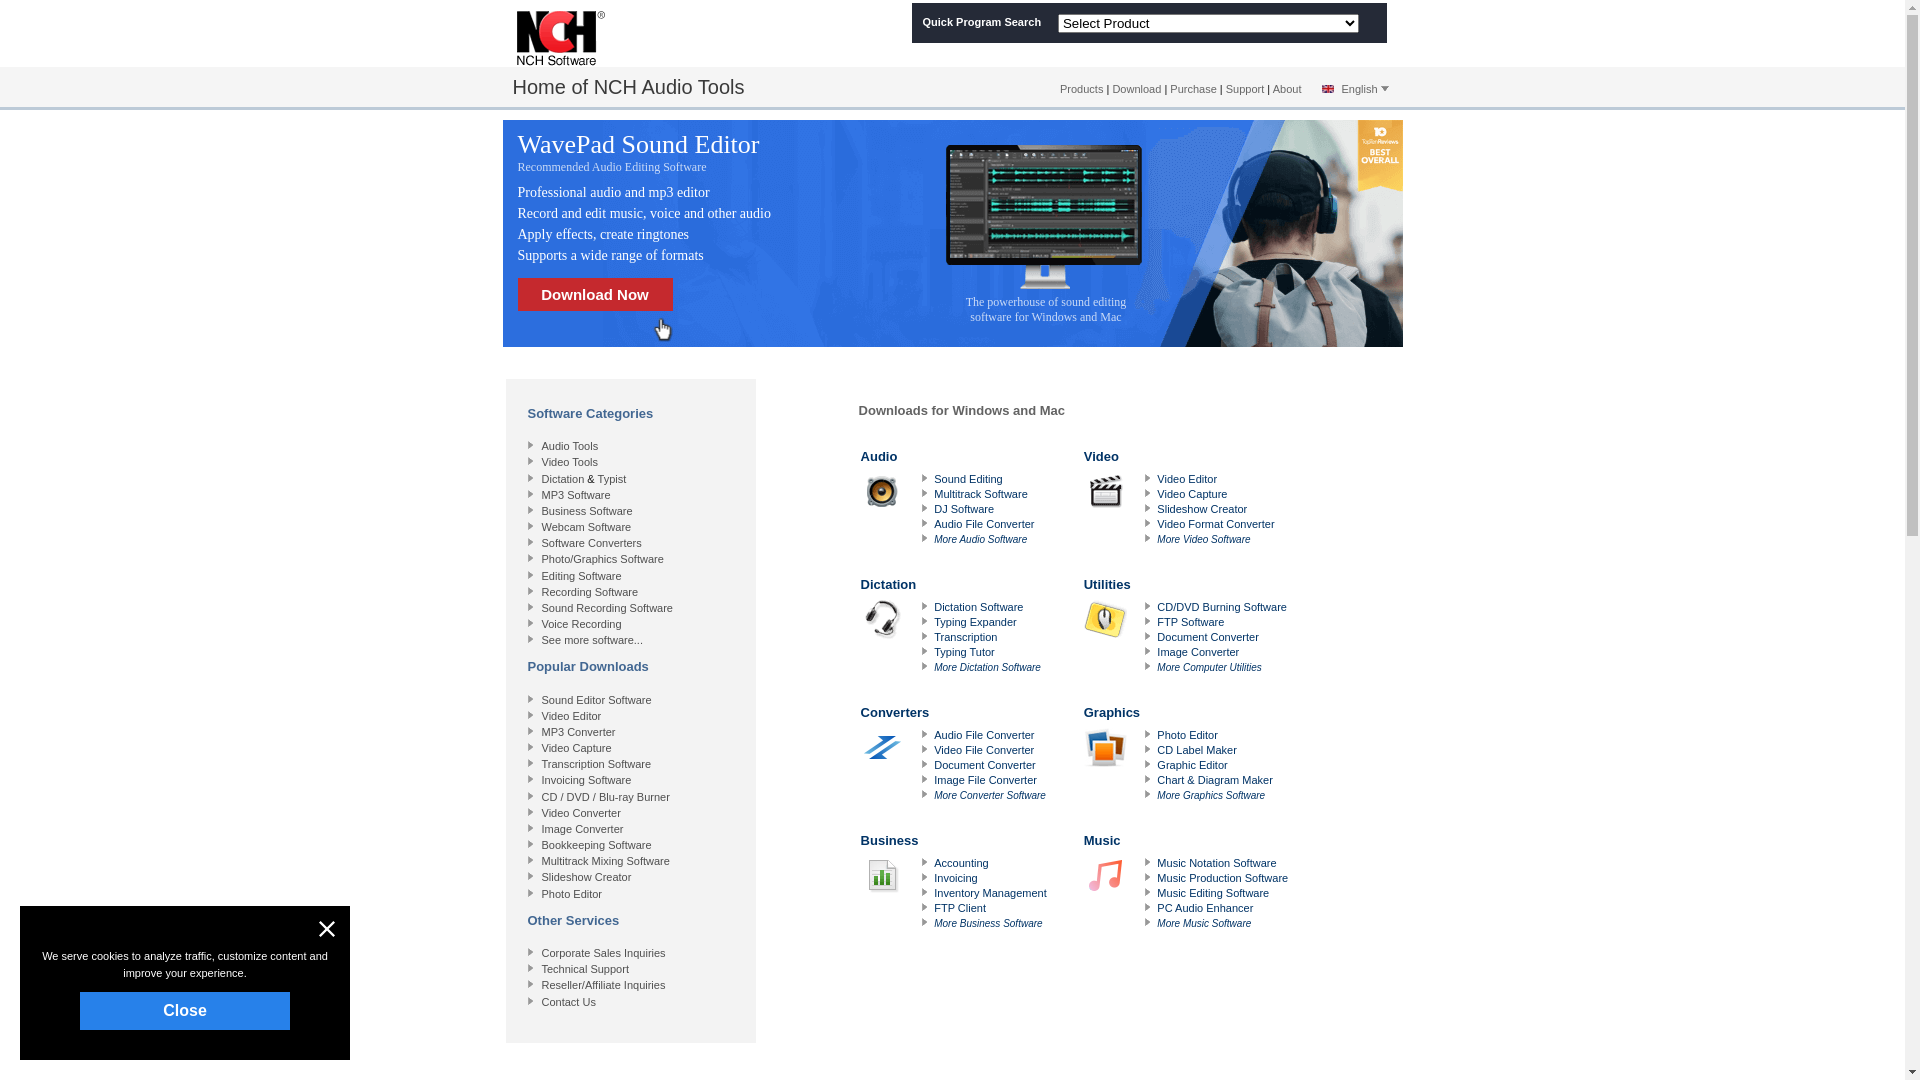 The image size is (1920, 1080). I want to click on 'Transcription Software', so click(542, 763).